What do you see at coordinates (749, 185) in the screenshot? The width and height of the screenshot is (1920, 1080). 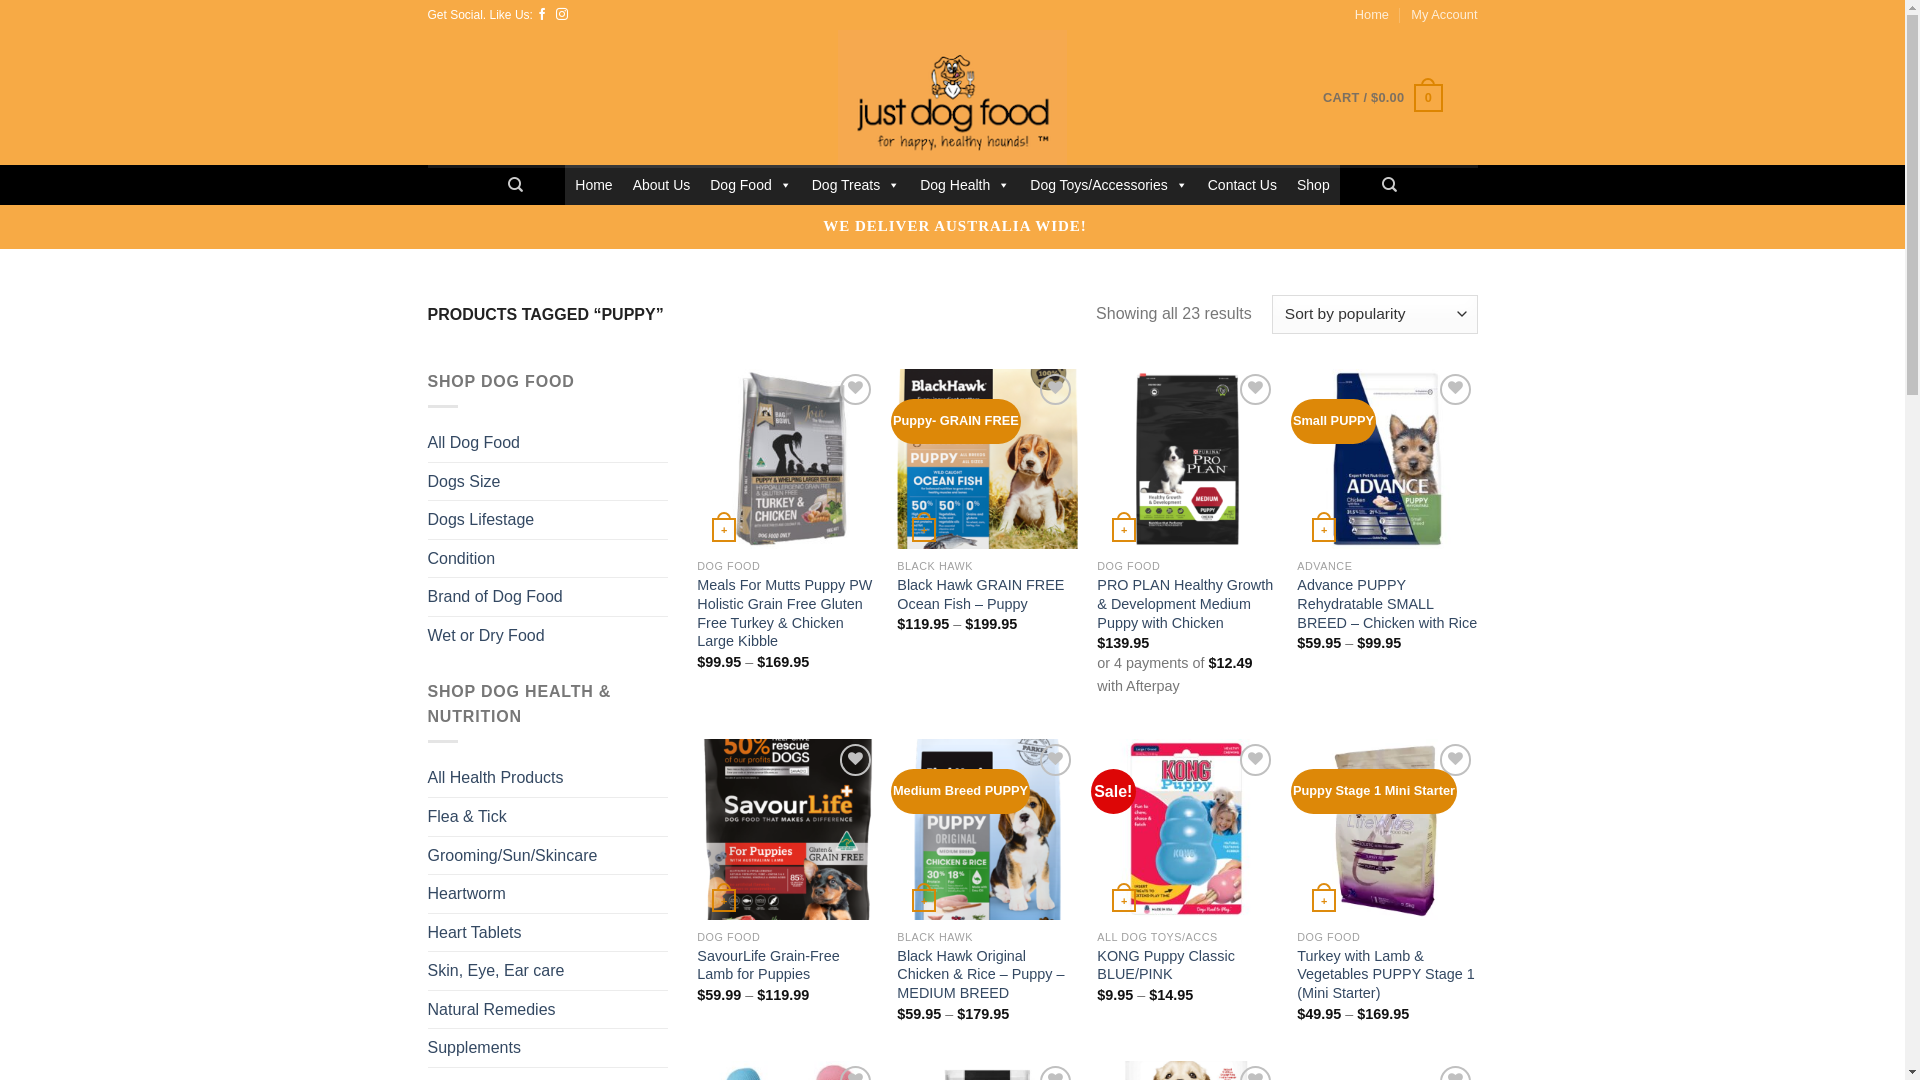 I see `'Dog Food'` at bounding box center [749, 185].